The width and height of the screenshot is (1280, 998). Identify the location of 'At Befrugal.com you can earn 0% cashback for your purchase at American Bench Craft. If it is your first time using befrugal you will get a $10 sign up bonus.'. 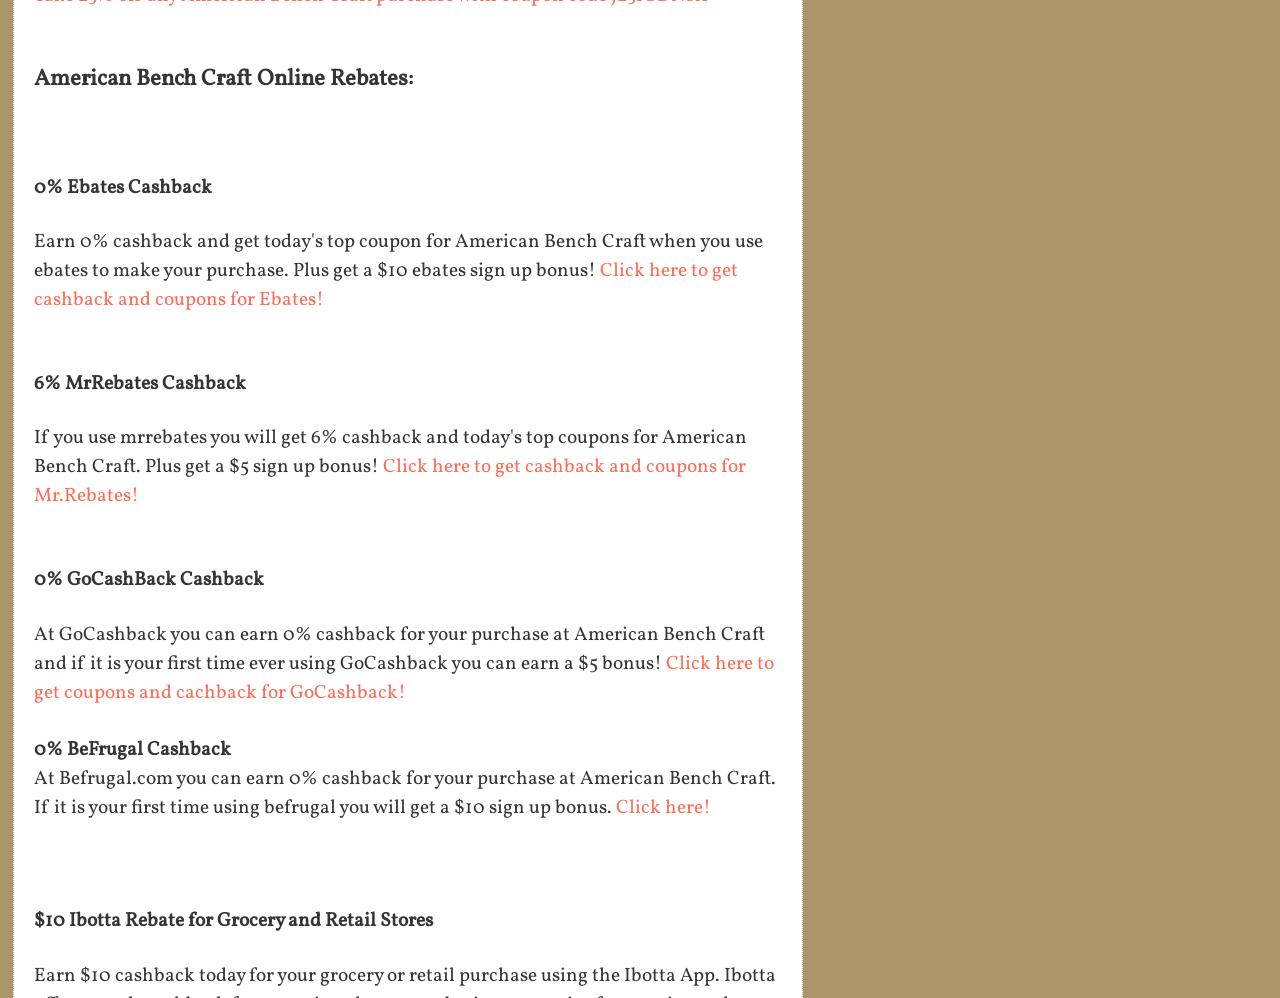
(34, 793).